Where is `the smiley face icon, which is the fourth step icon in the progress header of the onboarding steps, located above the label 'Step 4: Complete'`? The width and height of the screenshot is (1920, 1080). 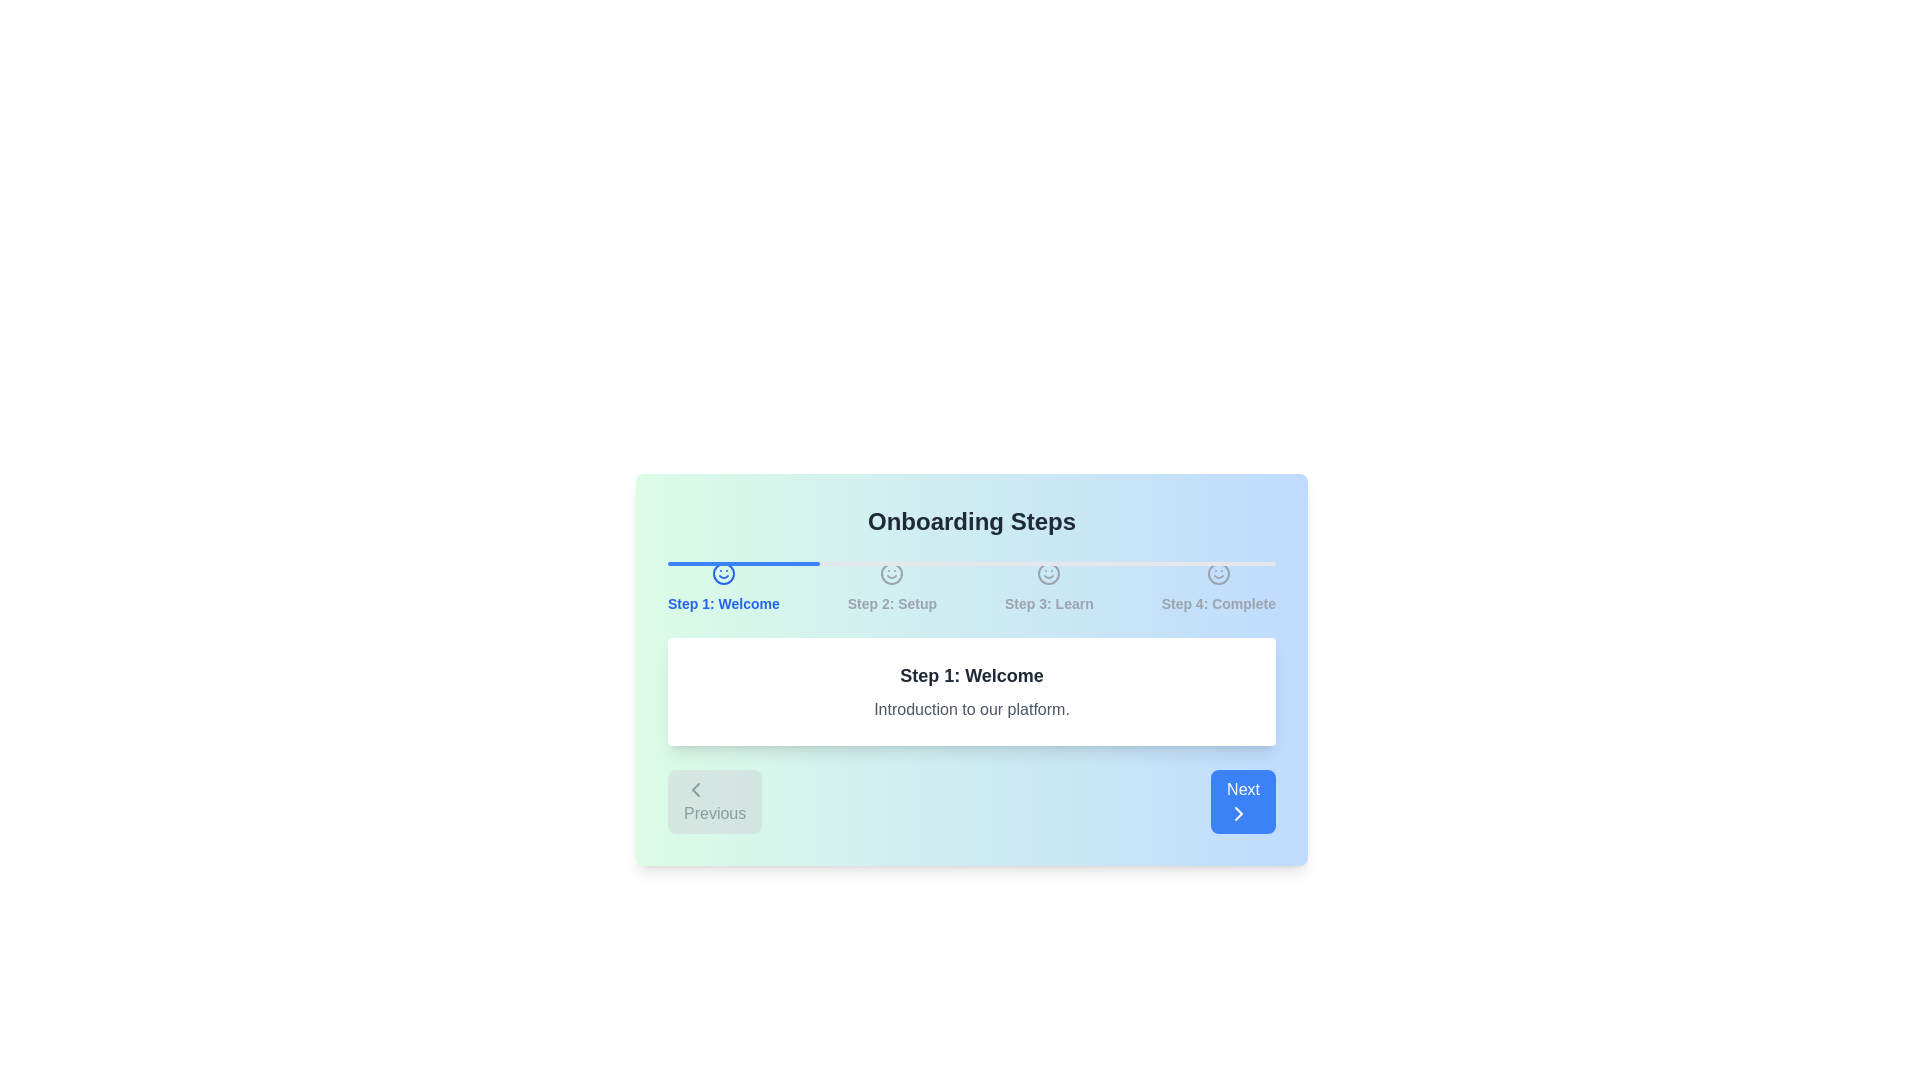 the smiley face icon, which is the fourth step icon in the progress header of the onboarding steps, located above the label 'Step 4: Complete' is located at coordinates (1217, 574).